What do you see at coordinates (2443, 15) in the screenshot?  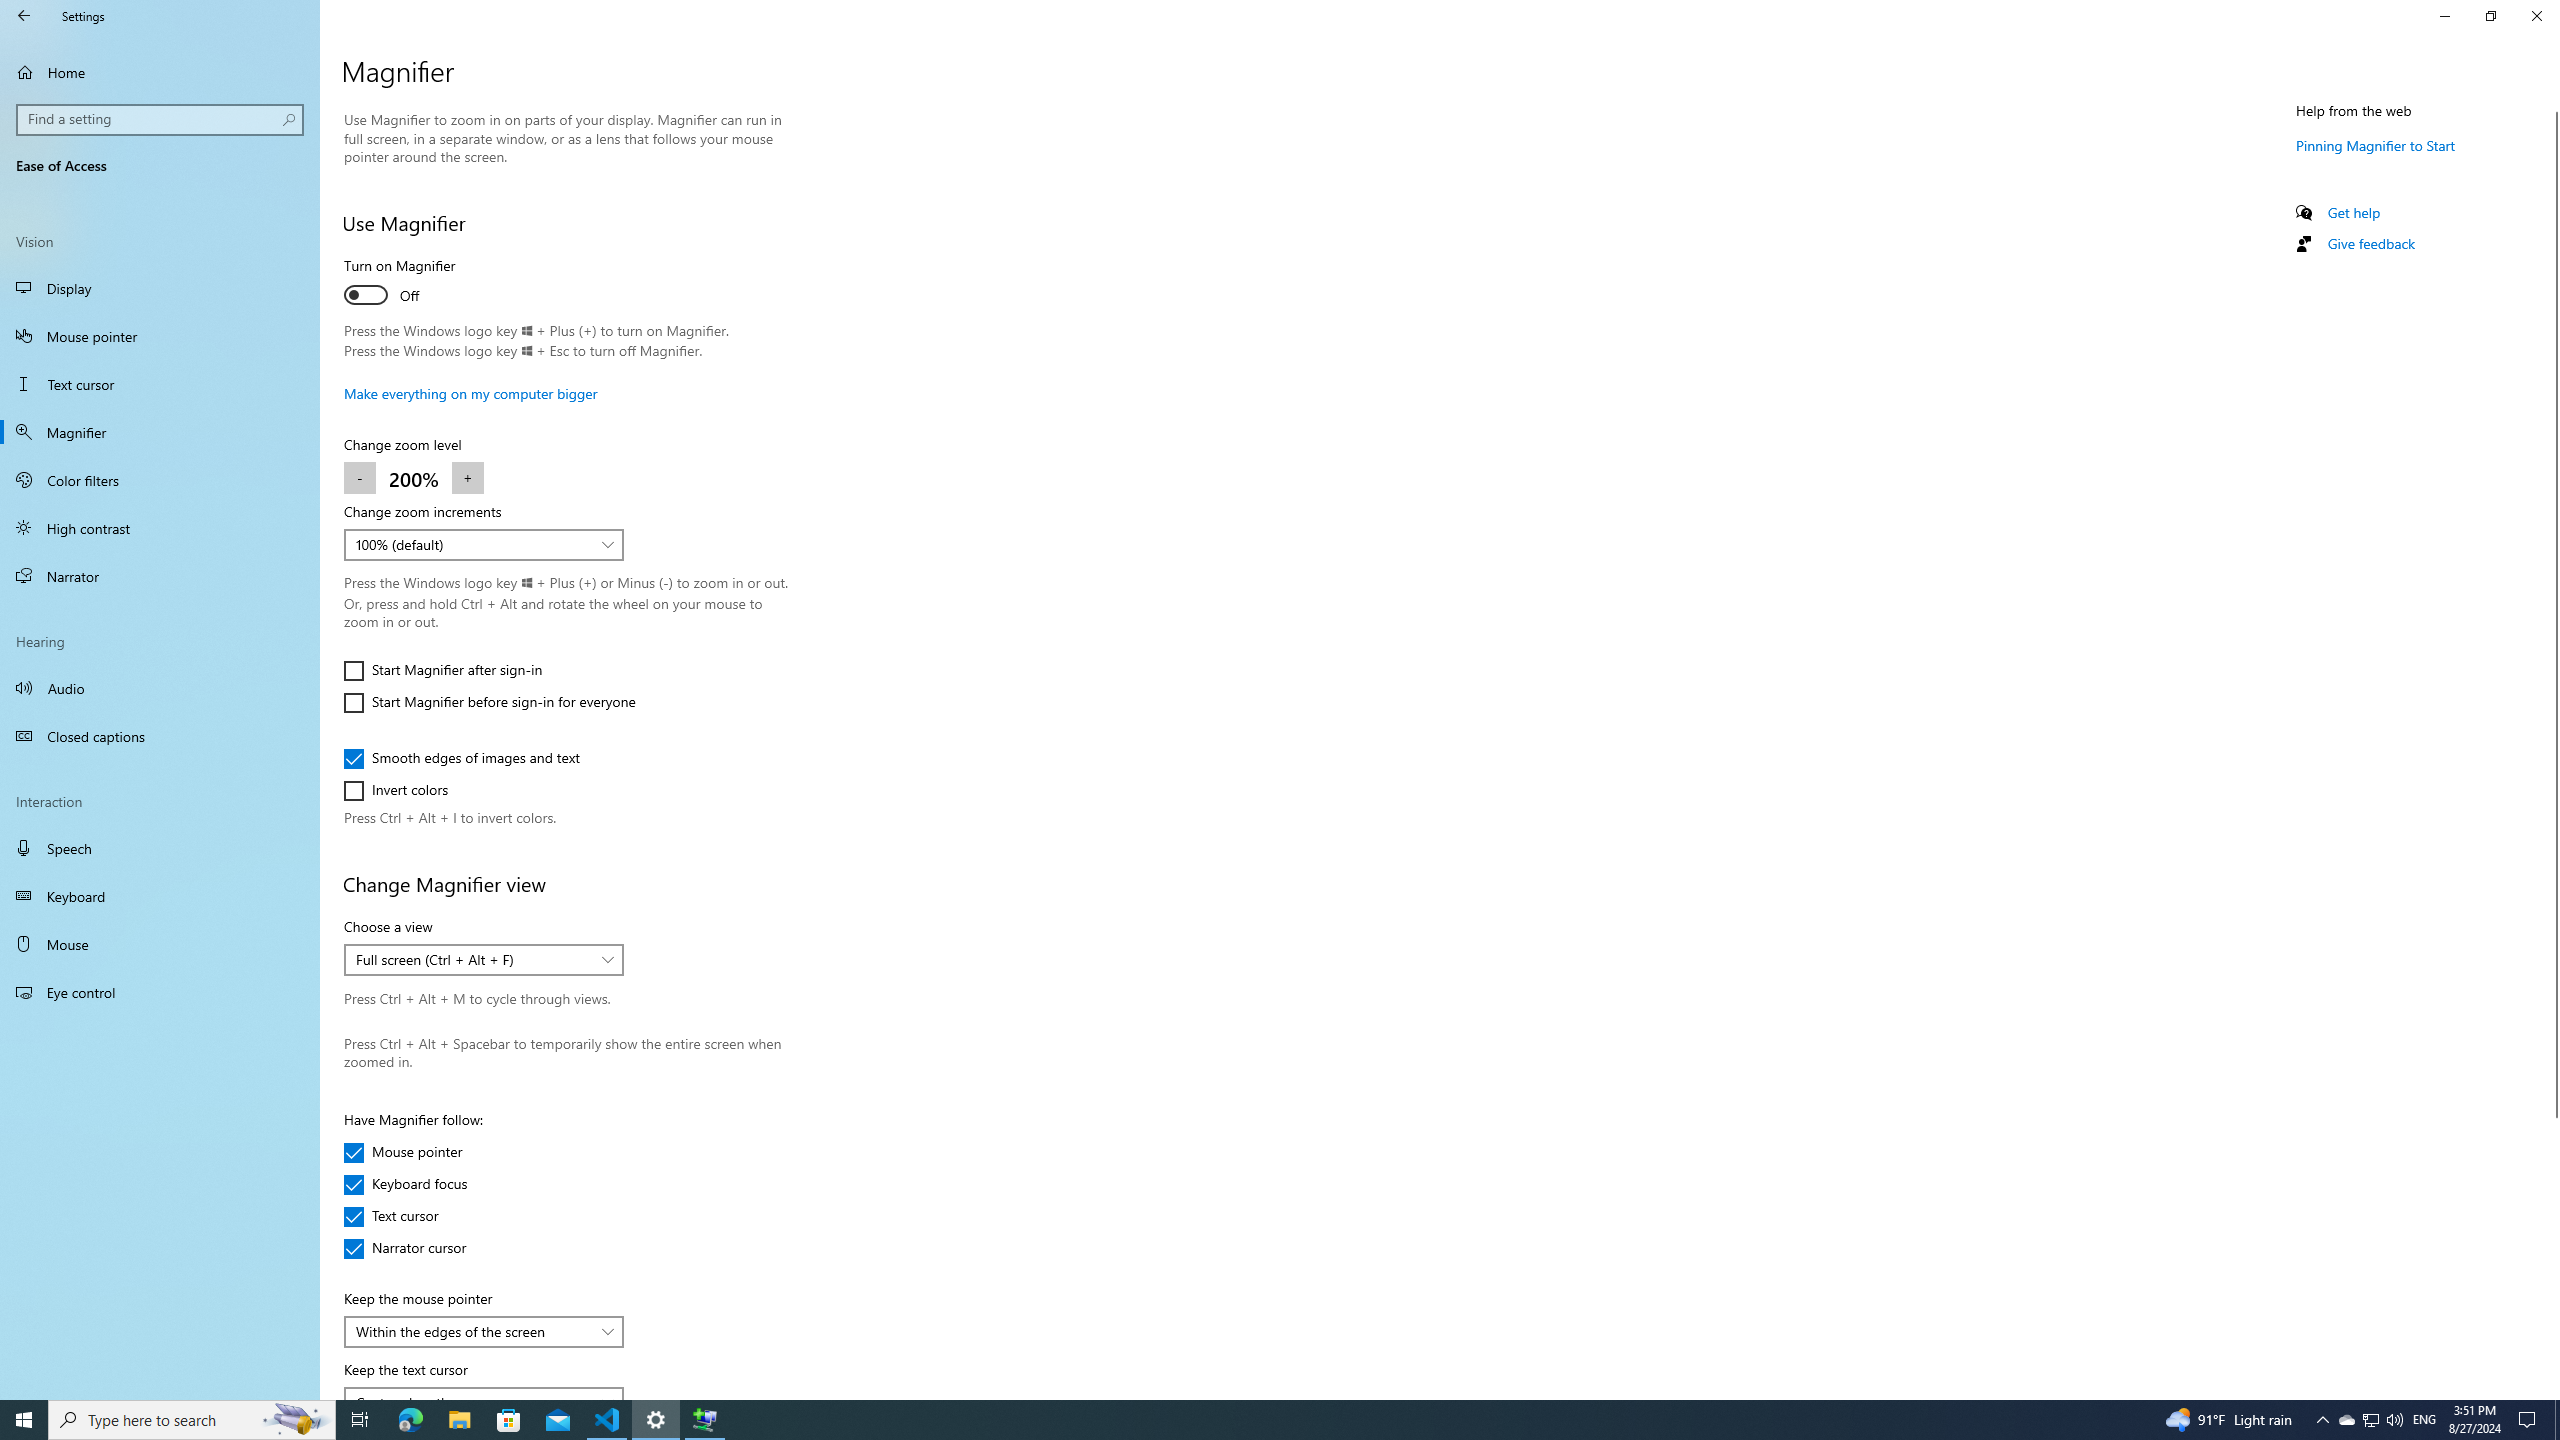 I see `'Minimize Settings'` at bounding box center [2443, 15].